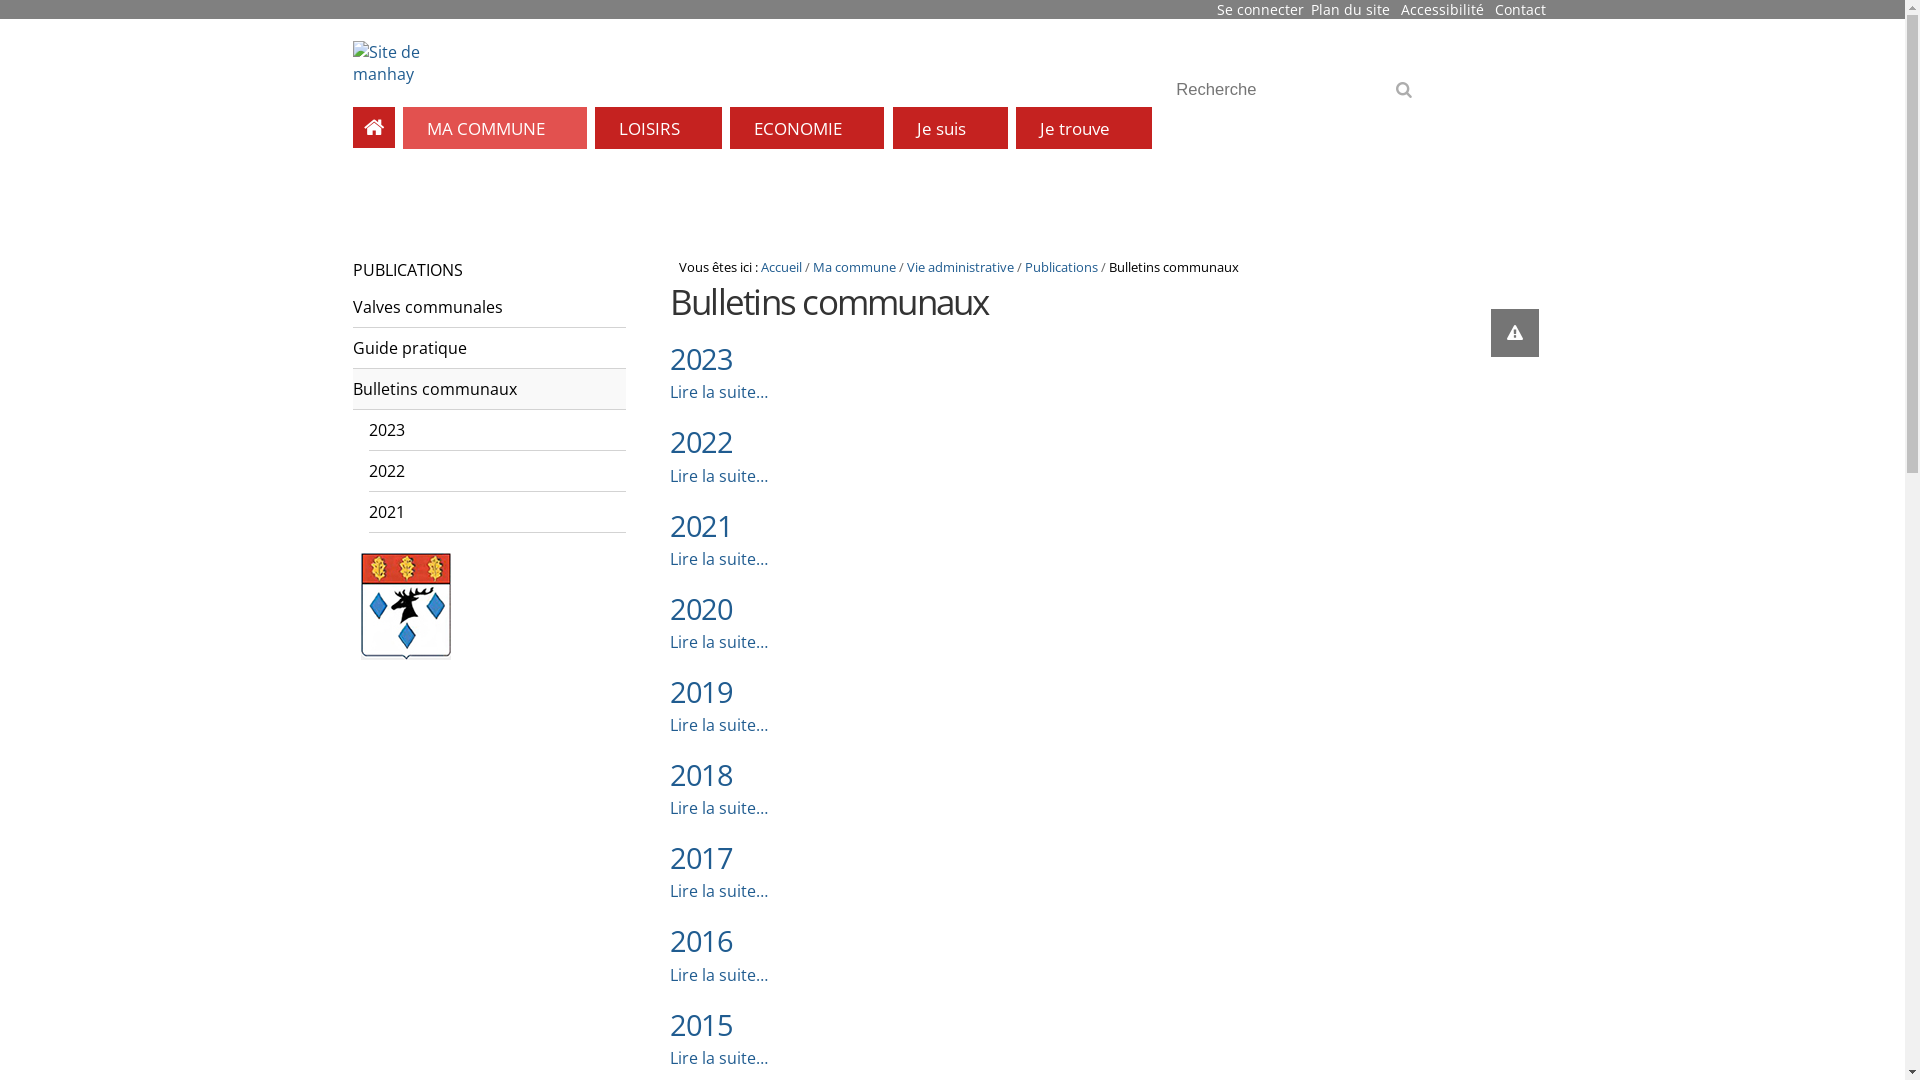 The height and width of the screenshot is (1080, 1920). What do you see at coordinates (488, 389) in the screenshot?
I see `'Bulletins communaux'` at bounding box center [488, 389].